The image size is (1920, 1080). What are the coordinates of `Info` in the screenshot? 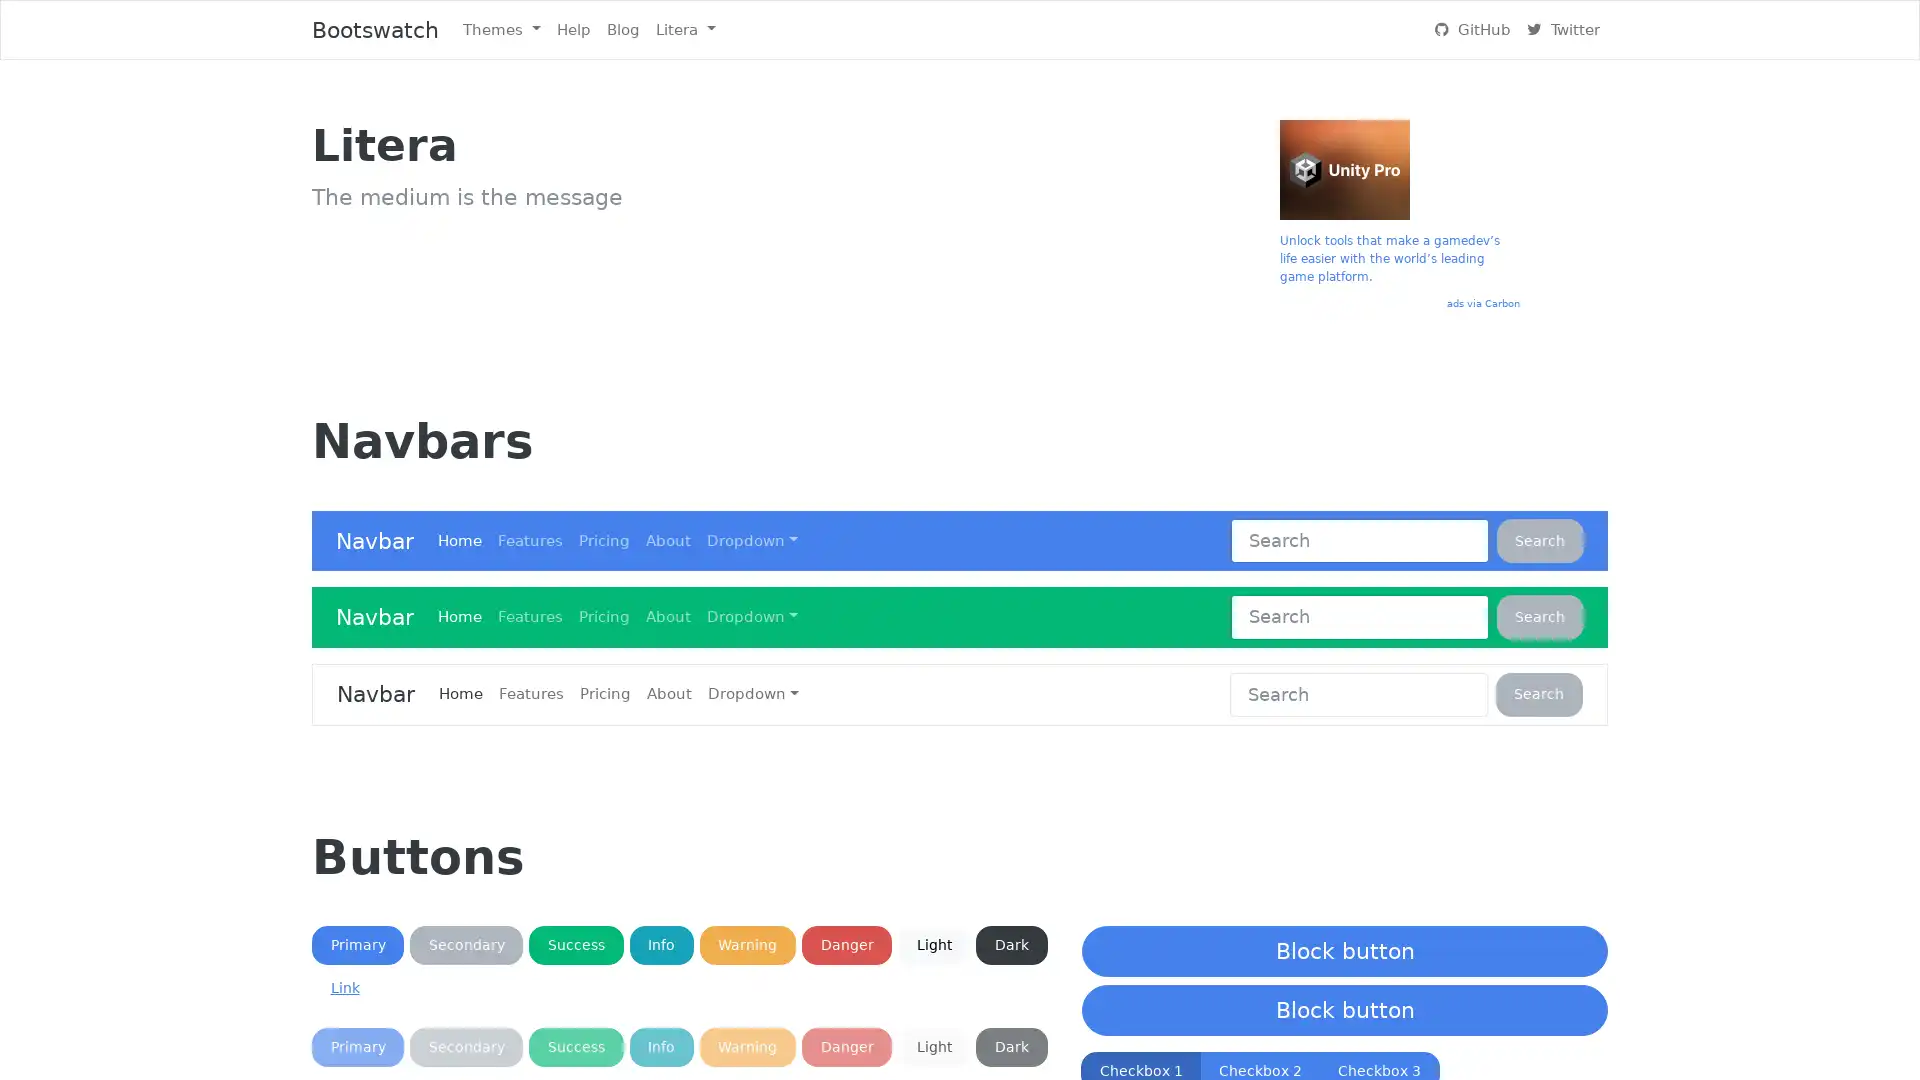 It's located at (661, 945).